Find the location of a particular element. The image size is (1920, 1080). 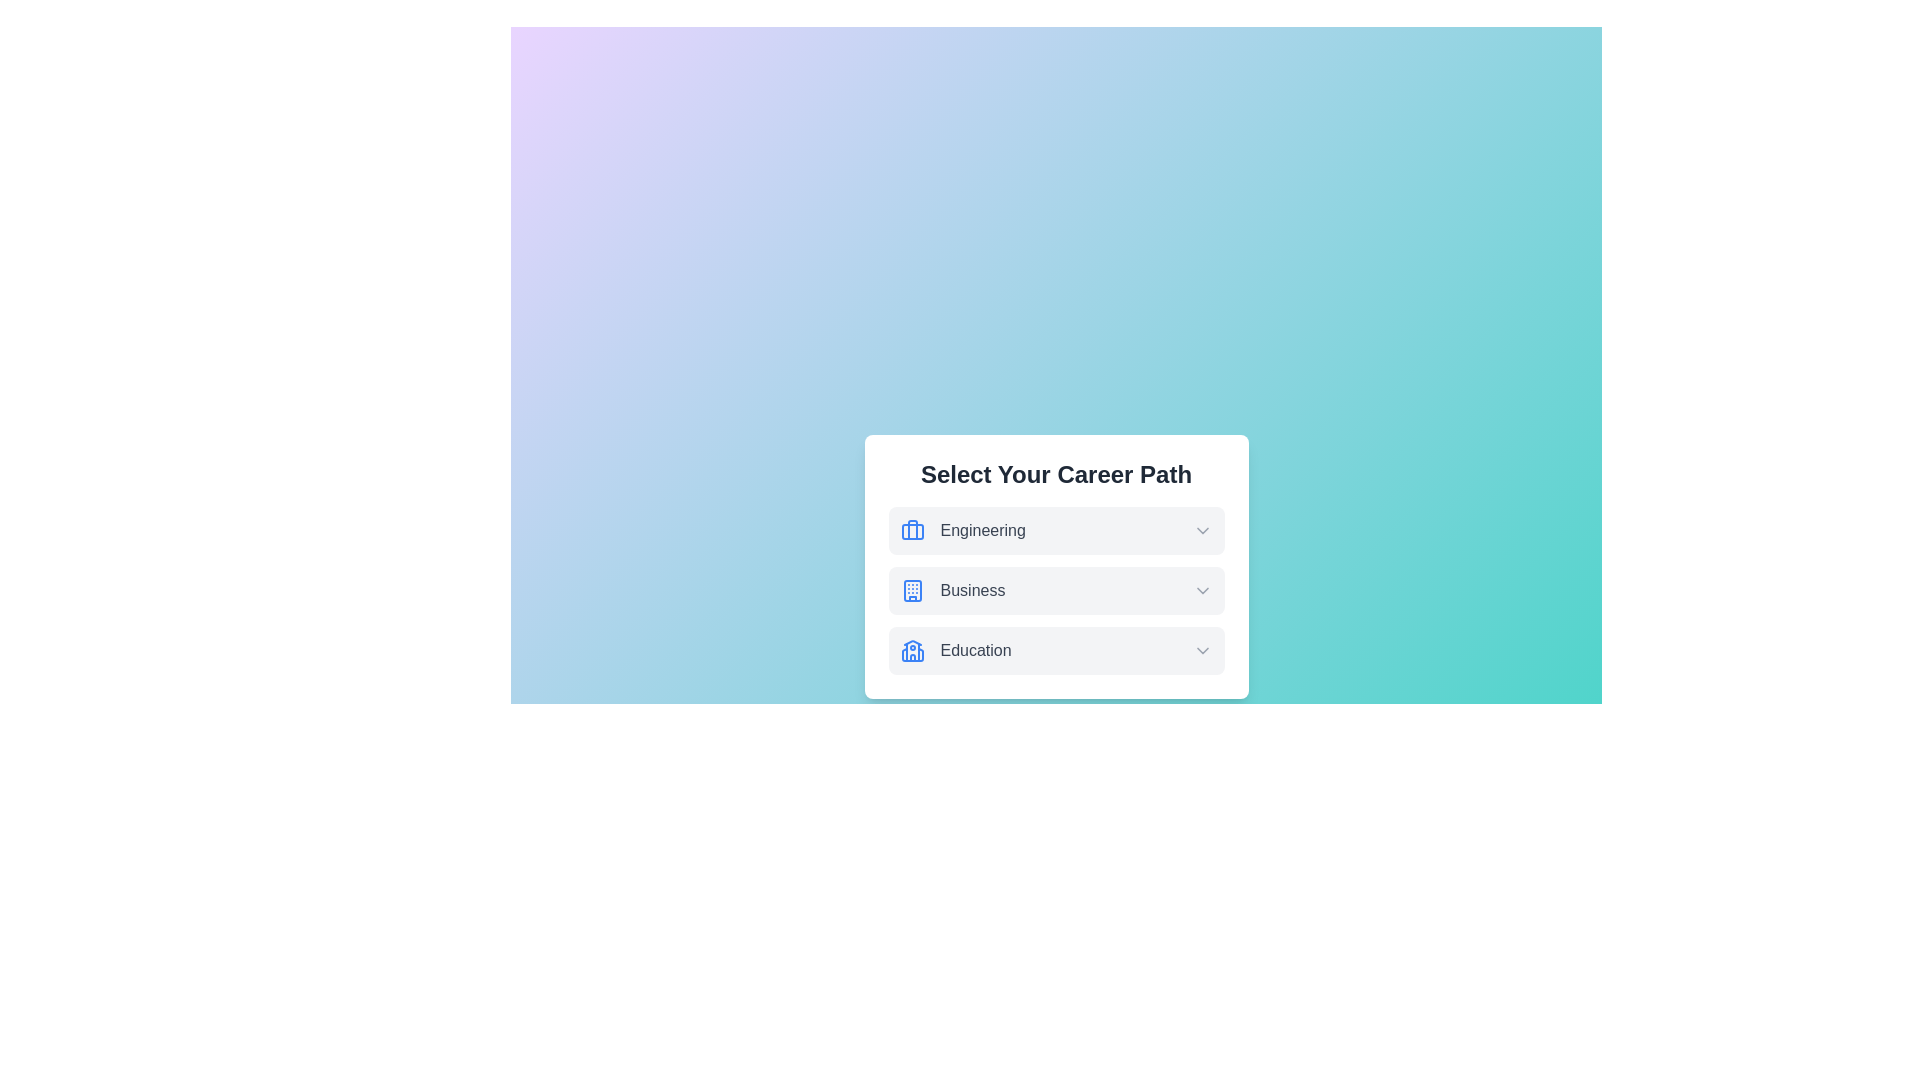

the background to dismiss the dialog is located at coordinates (99, 100).